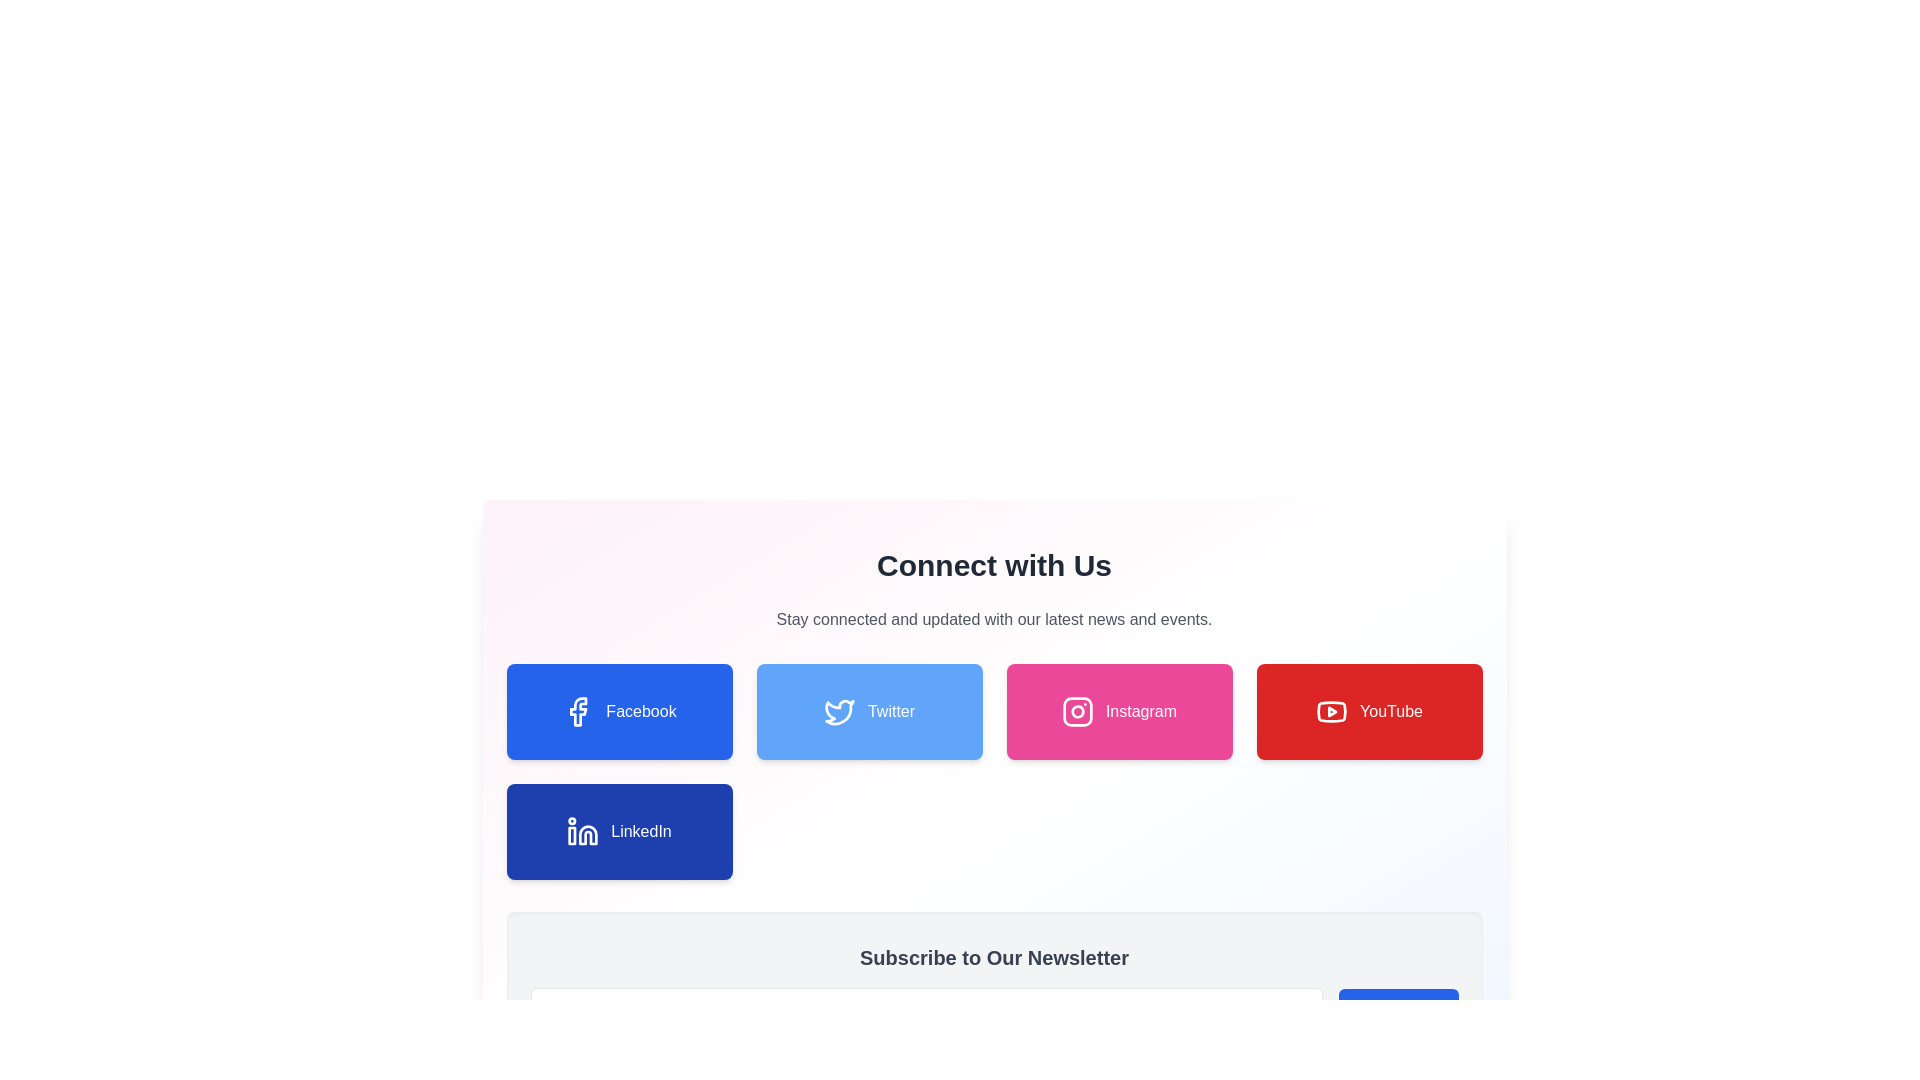  What do you see at coordinates (1390, 711) in the screenshot?
I see `text of the 'YouTube' label located within the red rectangular button, positioned to the right of the 'Instagram' button in the social media button group` at bounding box center [1390, 711].